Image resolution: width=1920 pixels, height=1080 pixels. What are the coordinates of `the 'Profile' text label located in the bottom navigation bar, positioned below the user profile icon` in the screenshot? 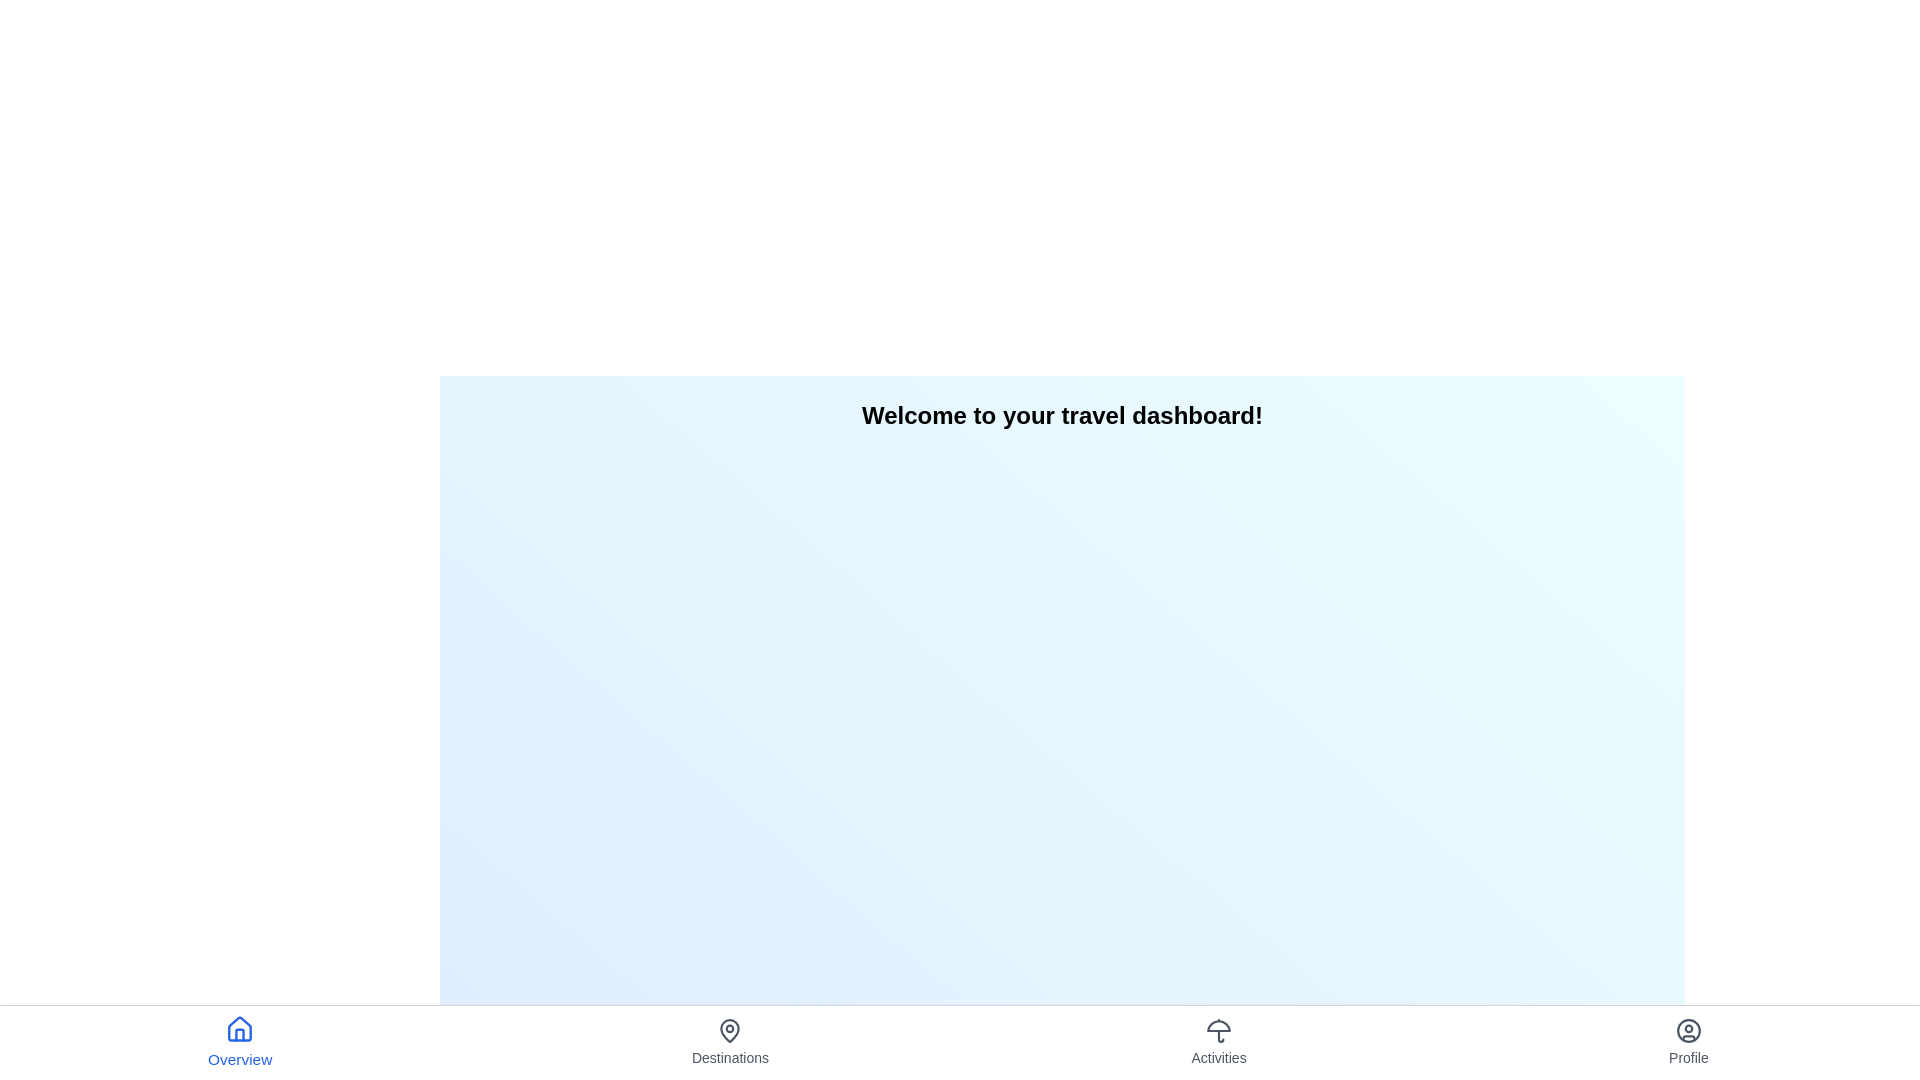 It's located at (1687, 1056).